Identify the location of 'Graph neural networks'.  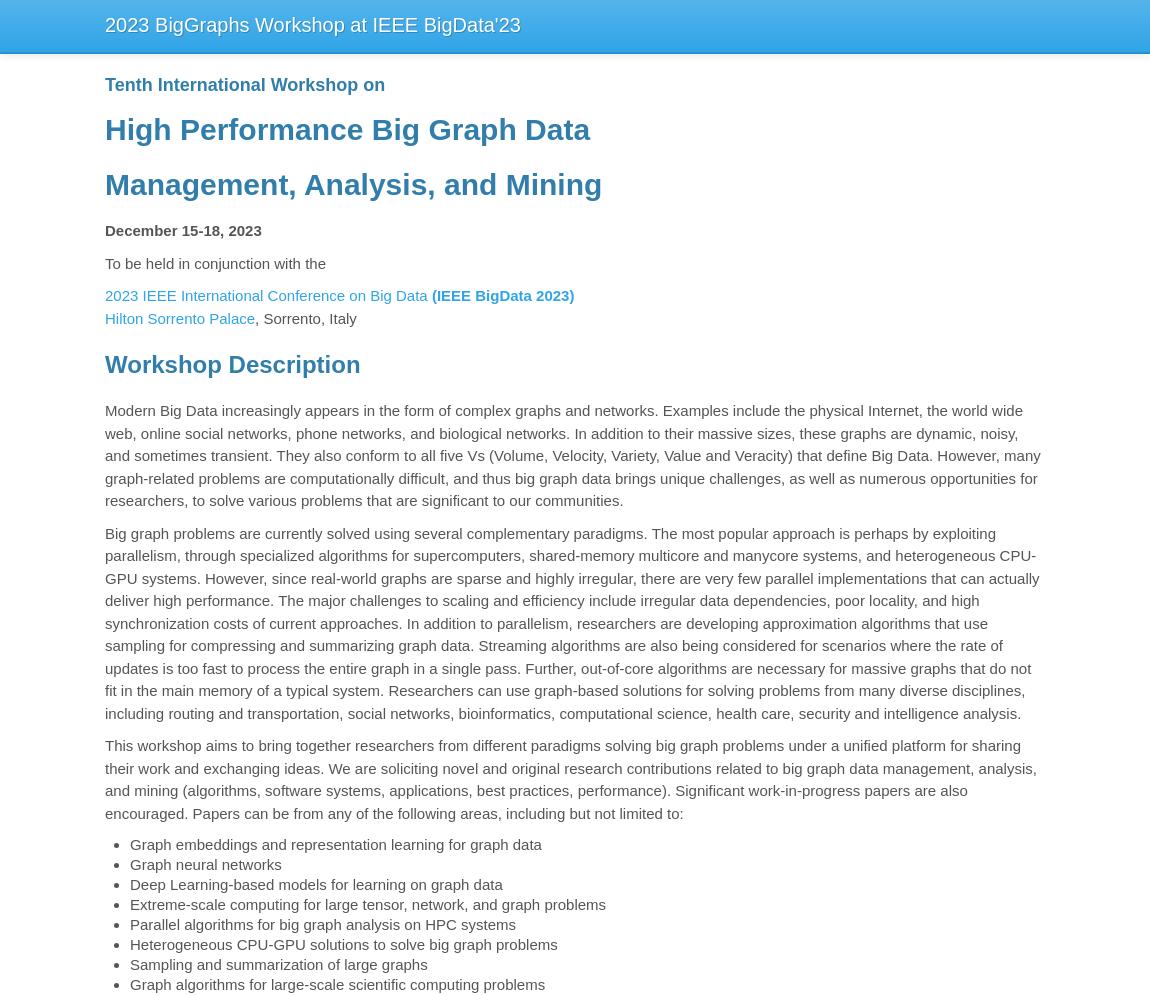
(128, 864).